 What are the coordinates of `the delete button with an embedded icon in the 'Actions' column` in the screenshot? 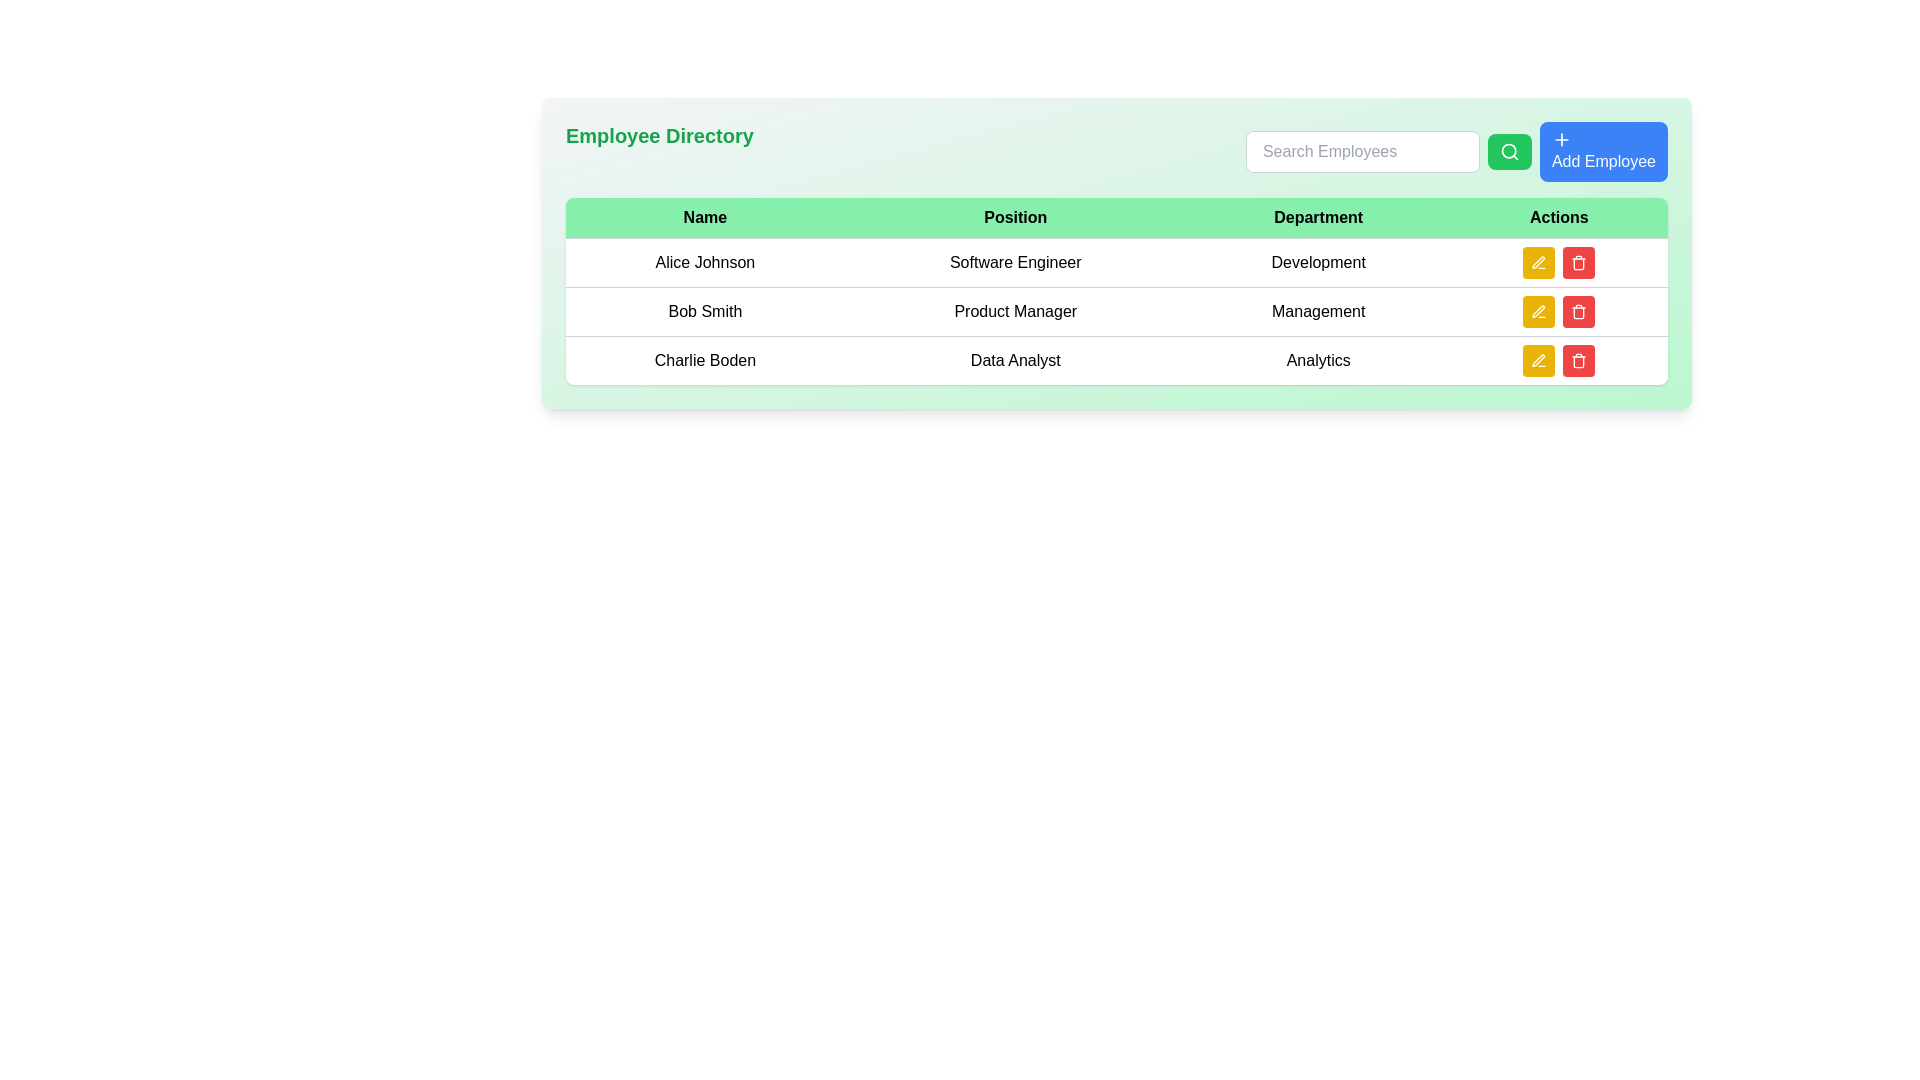 It's located at (1578, 312).